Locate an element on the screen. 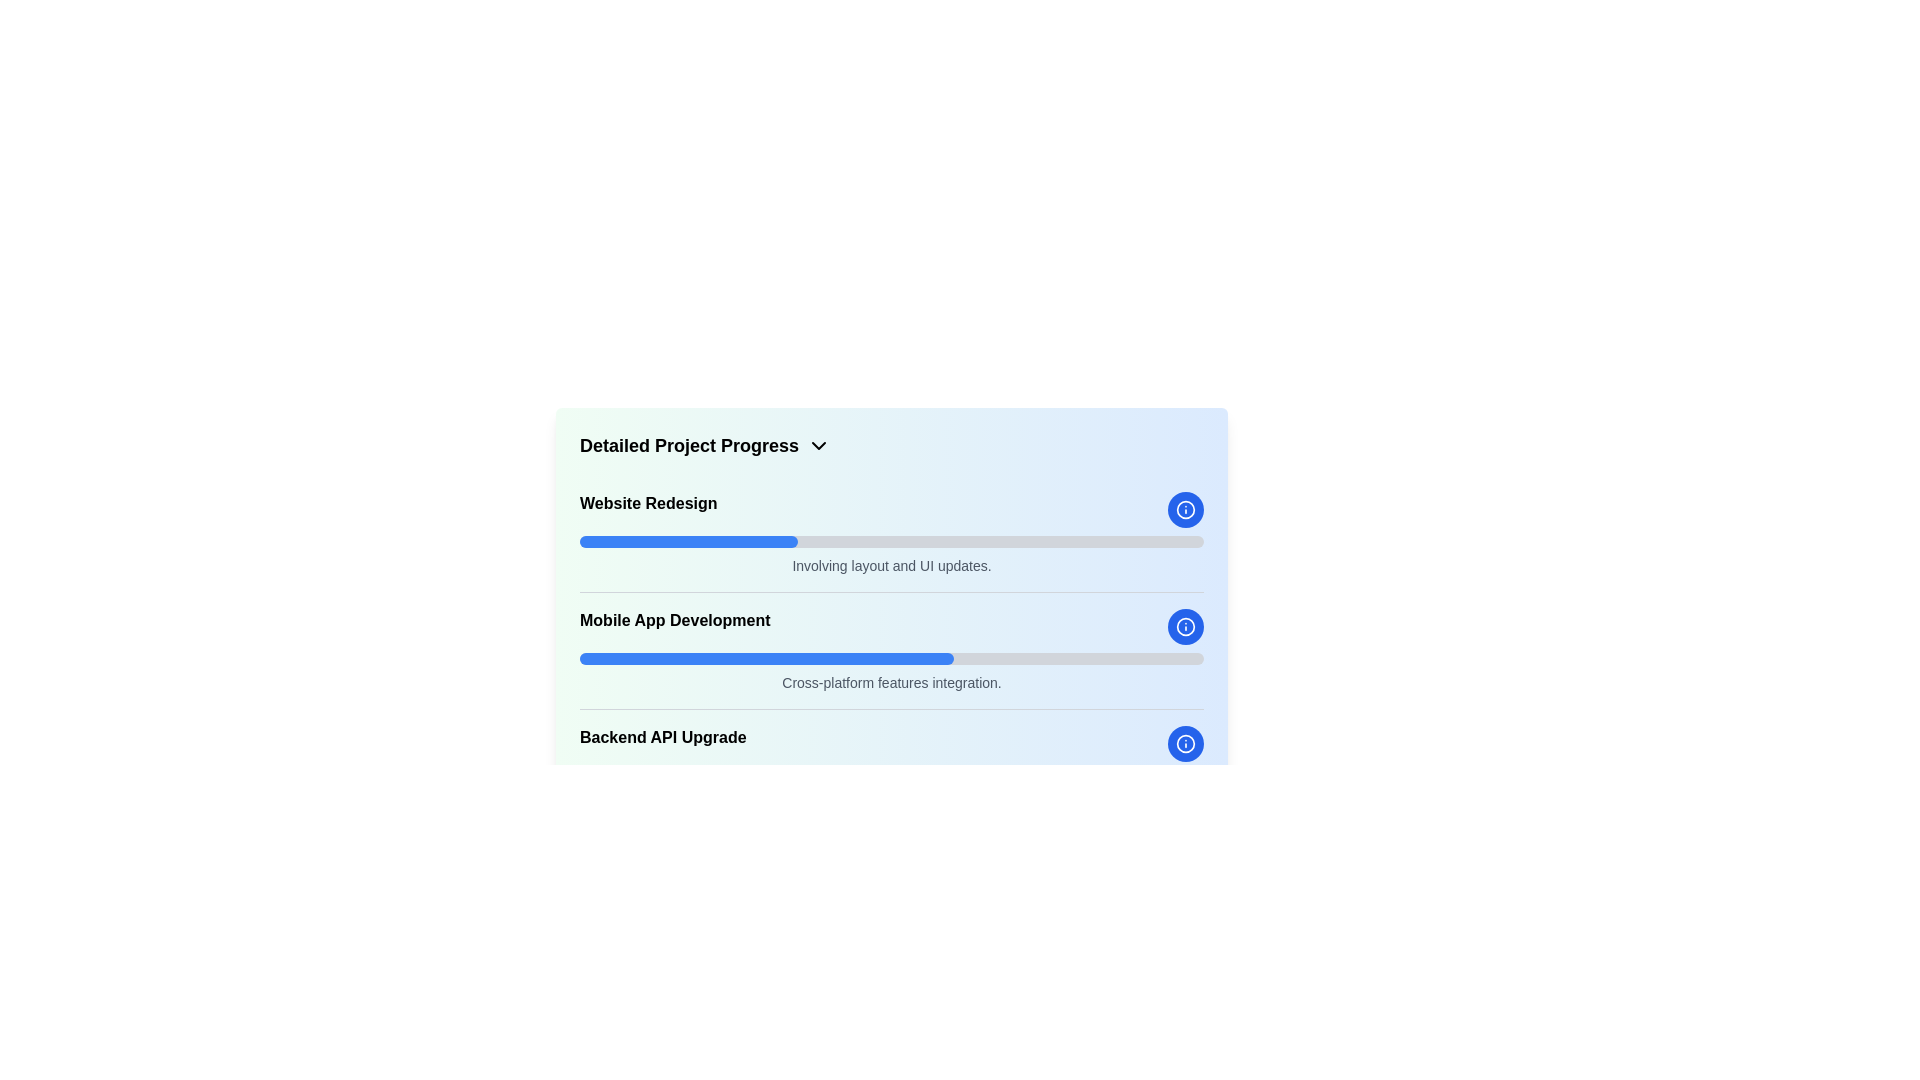 This screenshot has height=1080, width=1920. the progress bar indicating the project 'Website Redesign', which is currently at 35% is located at coordinates (689, 542).